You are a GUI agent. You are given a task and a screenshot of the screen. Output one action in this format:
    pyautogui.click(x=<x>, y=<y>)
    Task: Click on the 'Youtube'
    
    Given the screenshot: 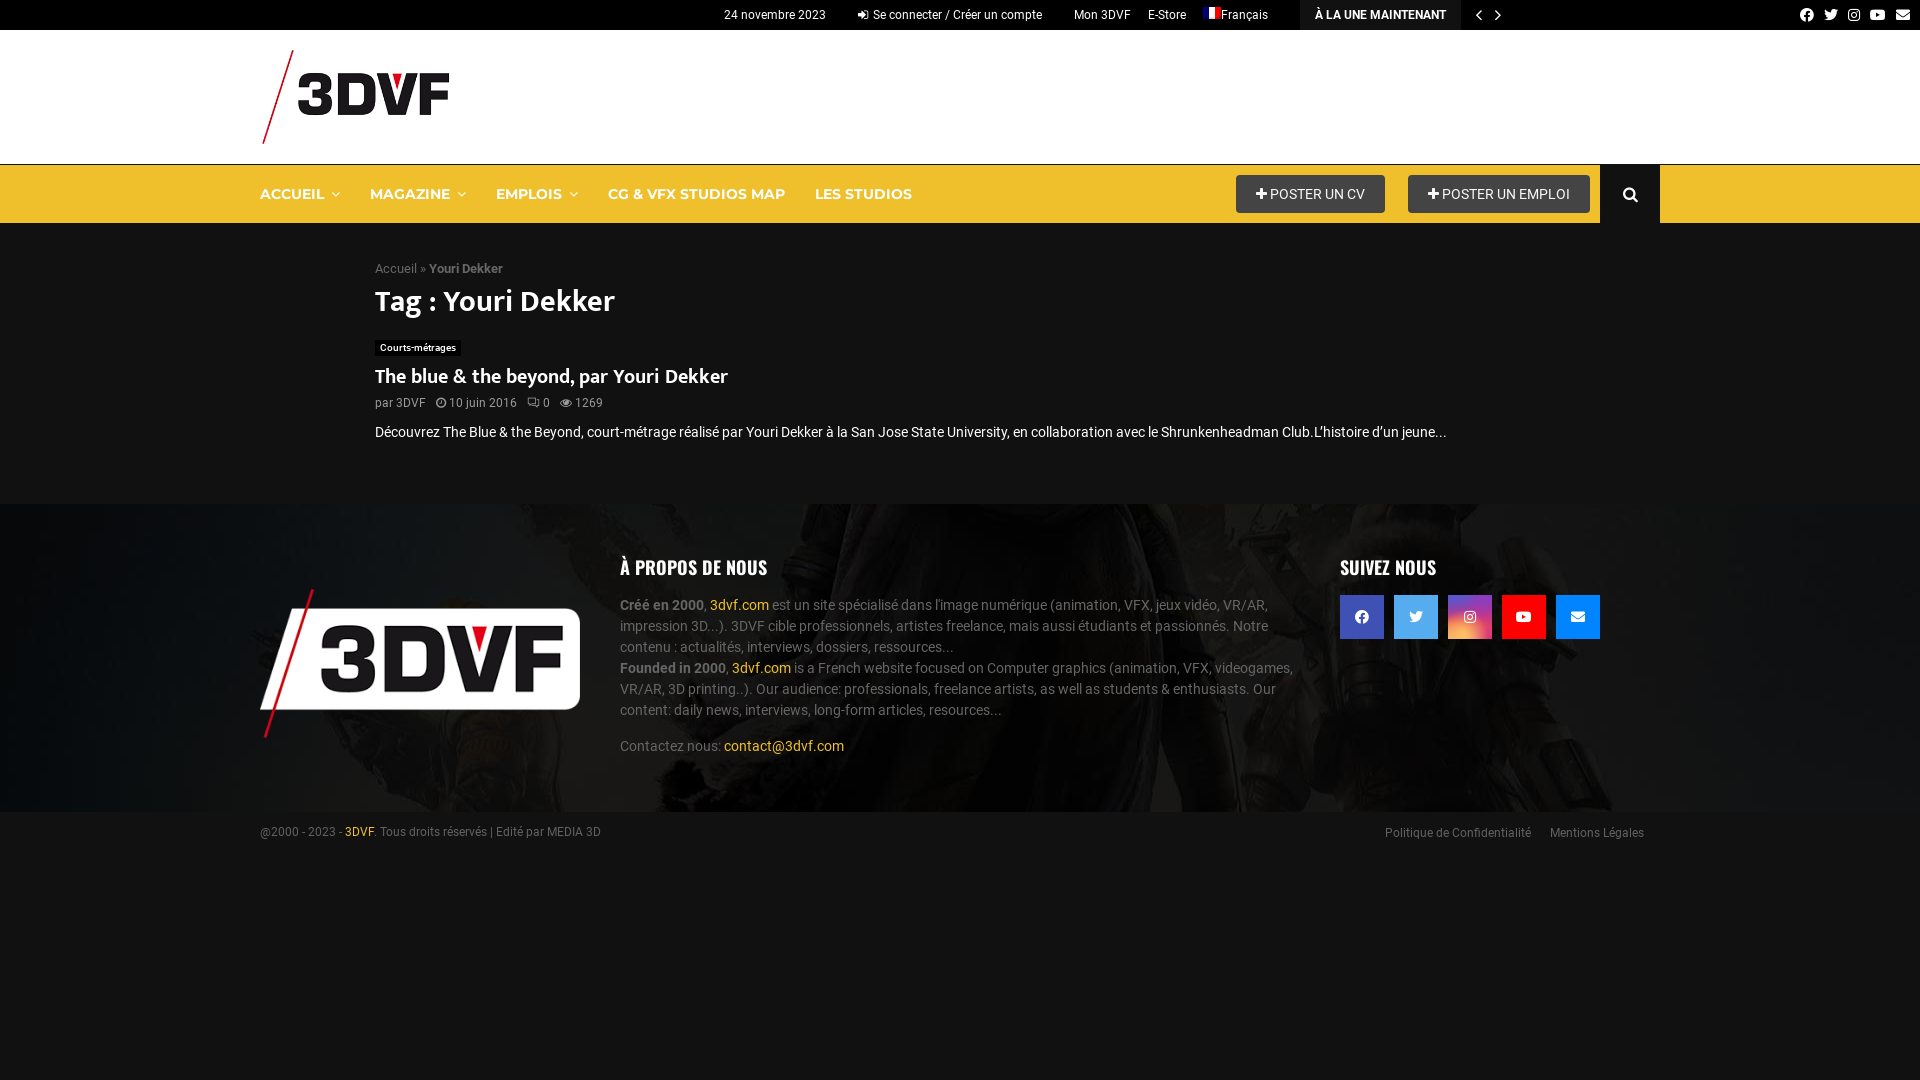 What is the action you would take?
    pyautogui.click(x=1522, y=616)
    